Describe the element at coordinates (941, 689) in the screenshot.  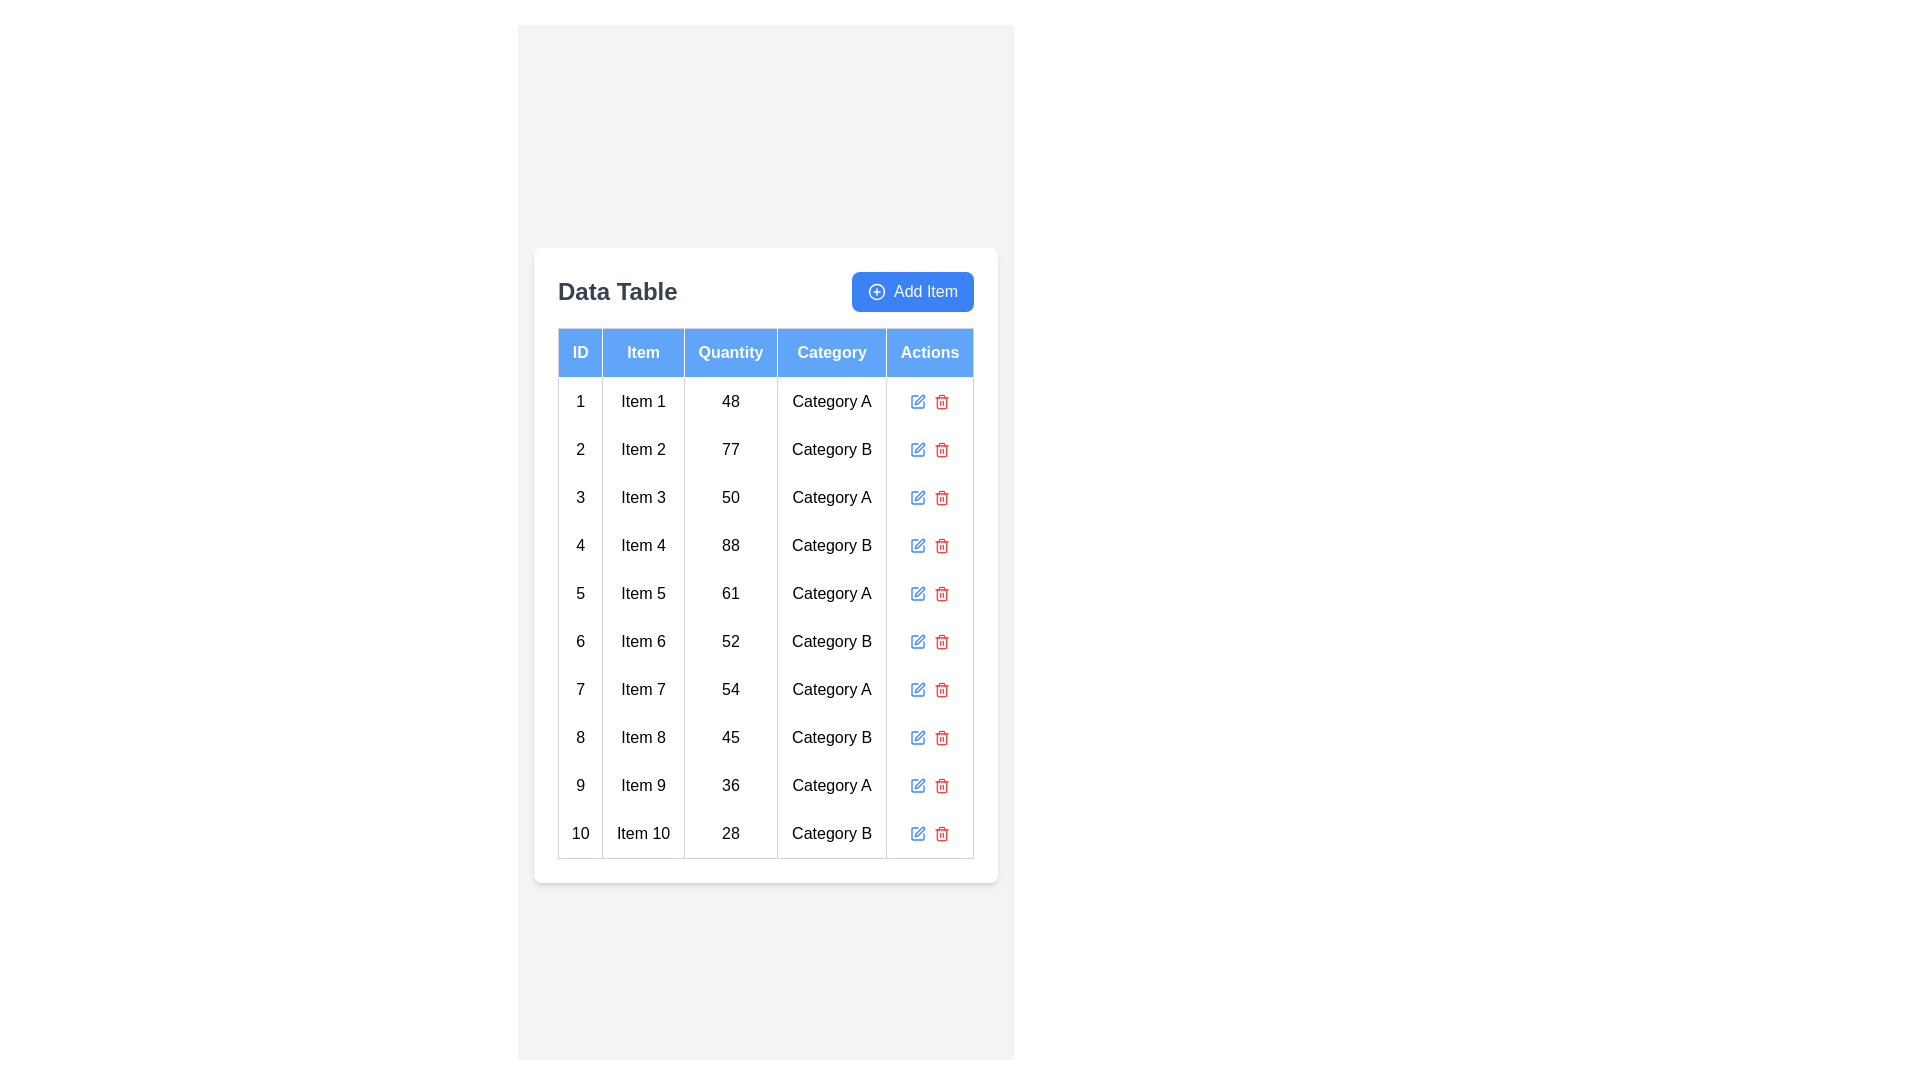
I see `the central part of the trash icon in the 'Actions' column of the data table associated with 'Item 7'` at that location.